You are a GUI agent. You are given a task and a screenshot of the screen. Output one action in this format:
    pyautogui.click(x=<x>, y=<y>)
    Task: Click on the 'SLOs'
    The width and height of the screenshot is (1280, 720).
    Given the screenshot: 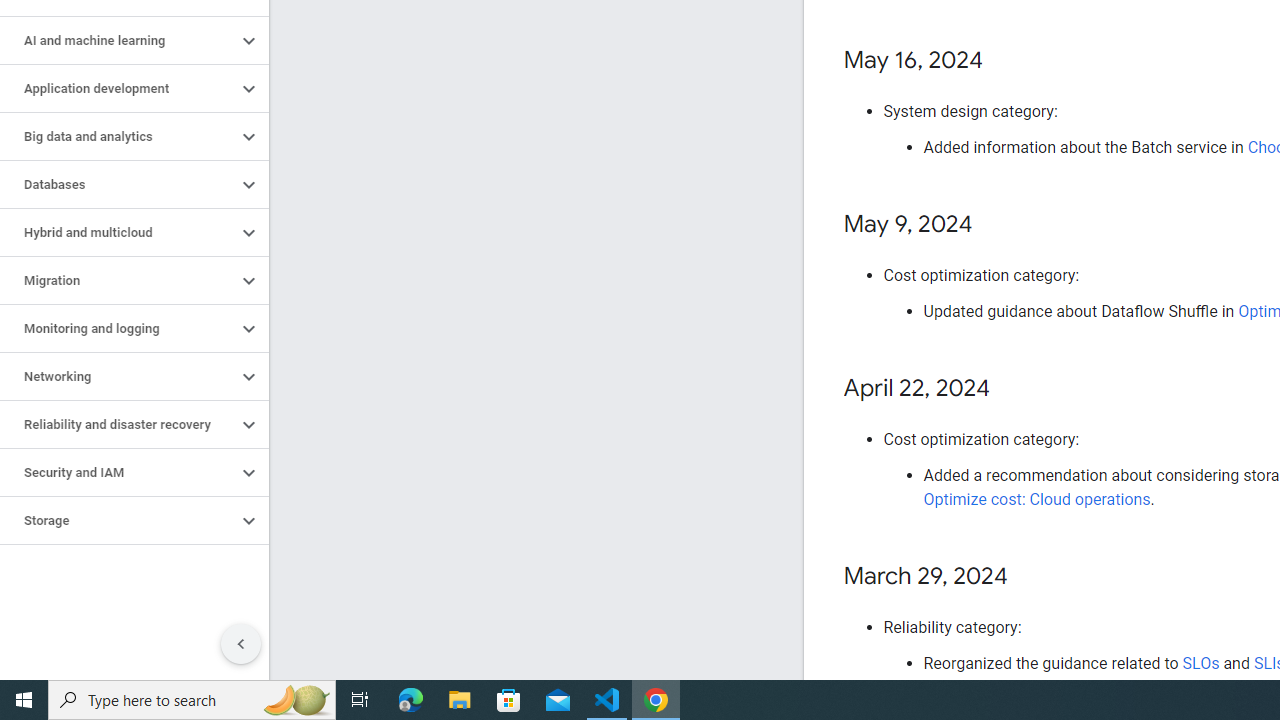 What is the action you would take?
    pyautogui.click(x=1200, y=663)
    